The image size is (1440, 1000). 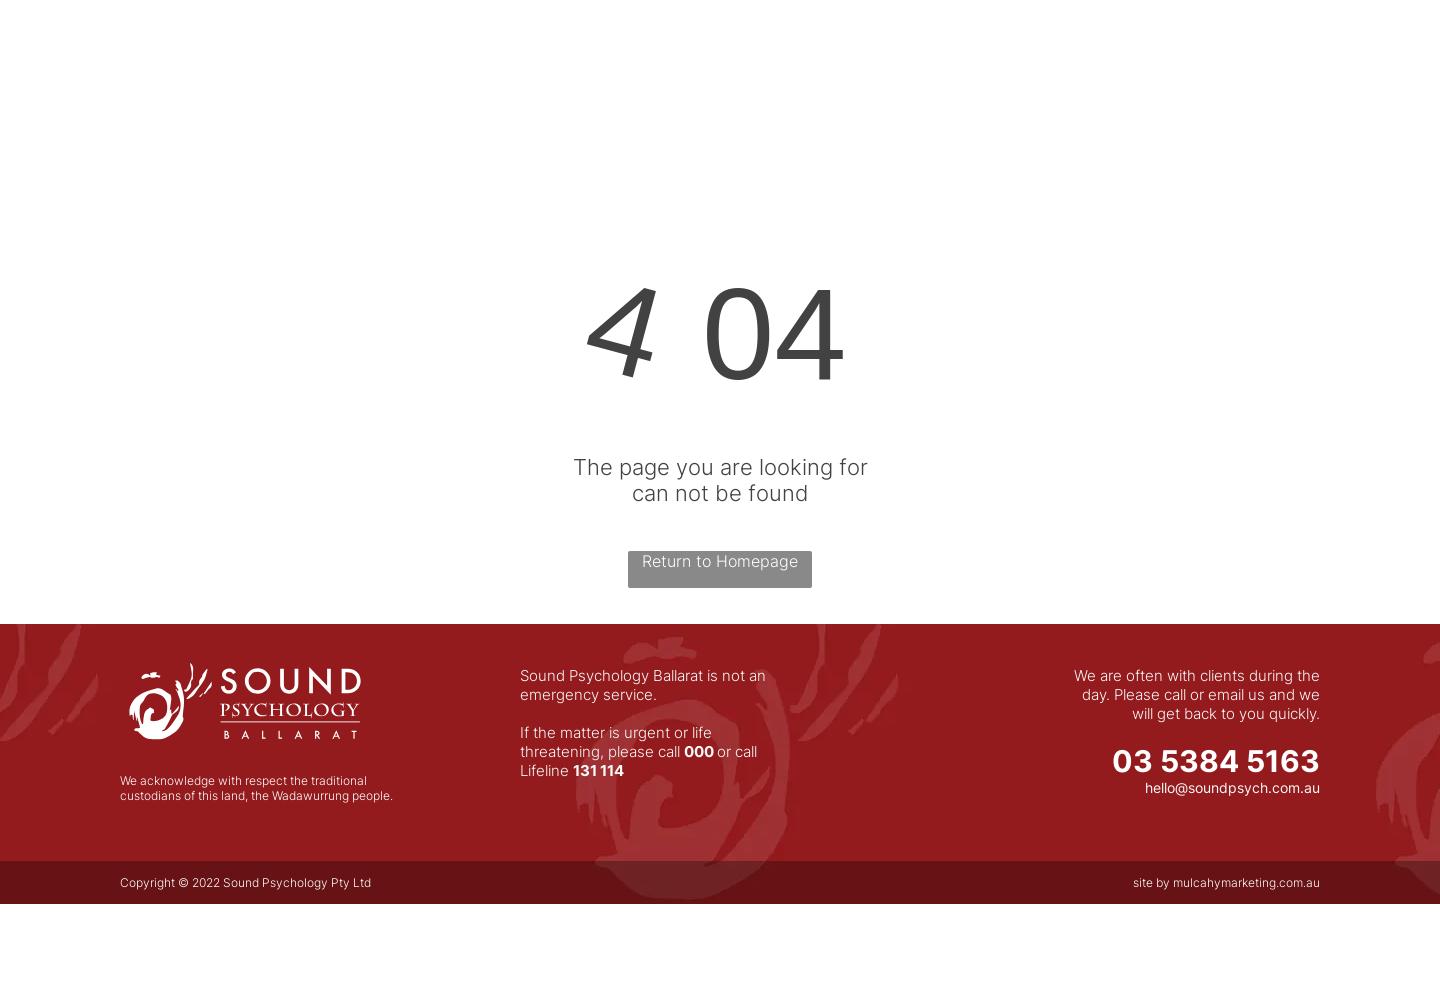 I want to click on 'The page you are looking for', so click(x=719, y=466).